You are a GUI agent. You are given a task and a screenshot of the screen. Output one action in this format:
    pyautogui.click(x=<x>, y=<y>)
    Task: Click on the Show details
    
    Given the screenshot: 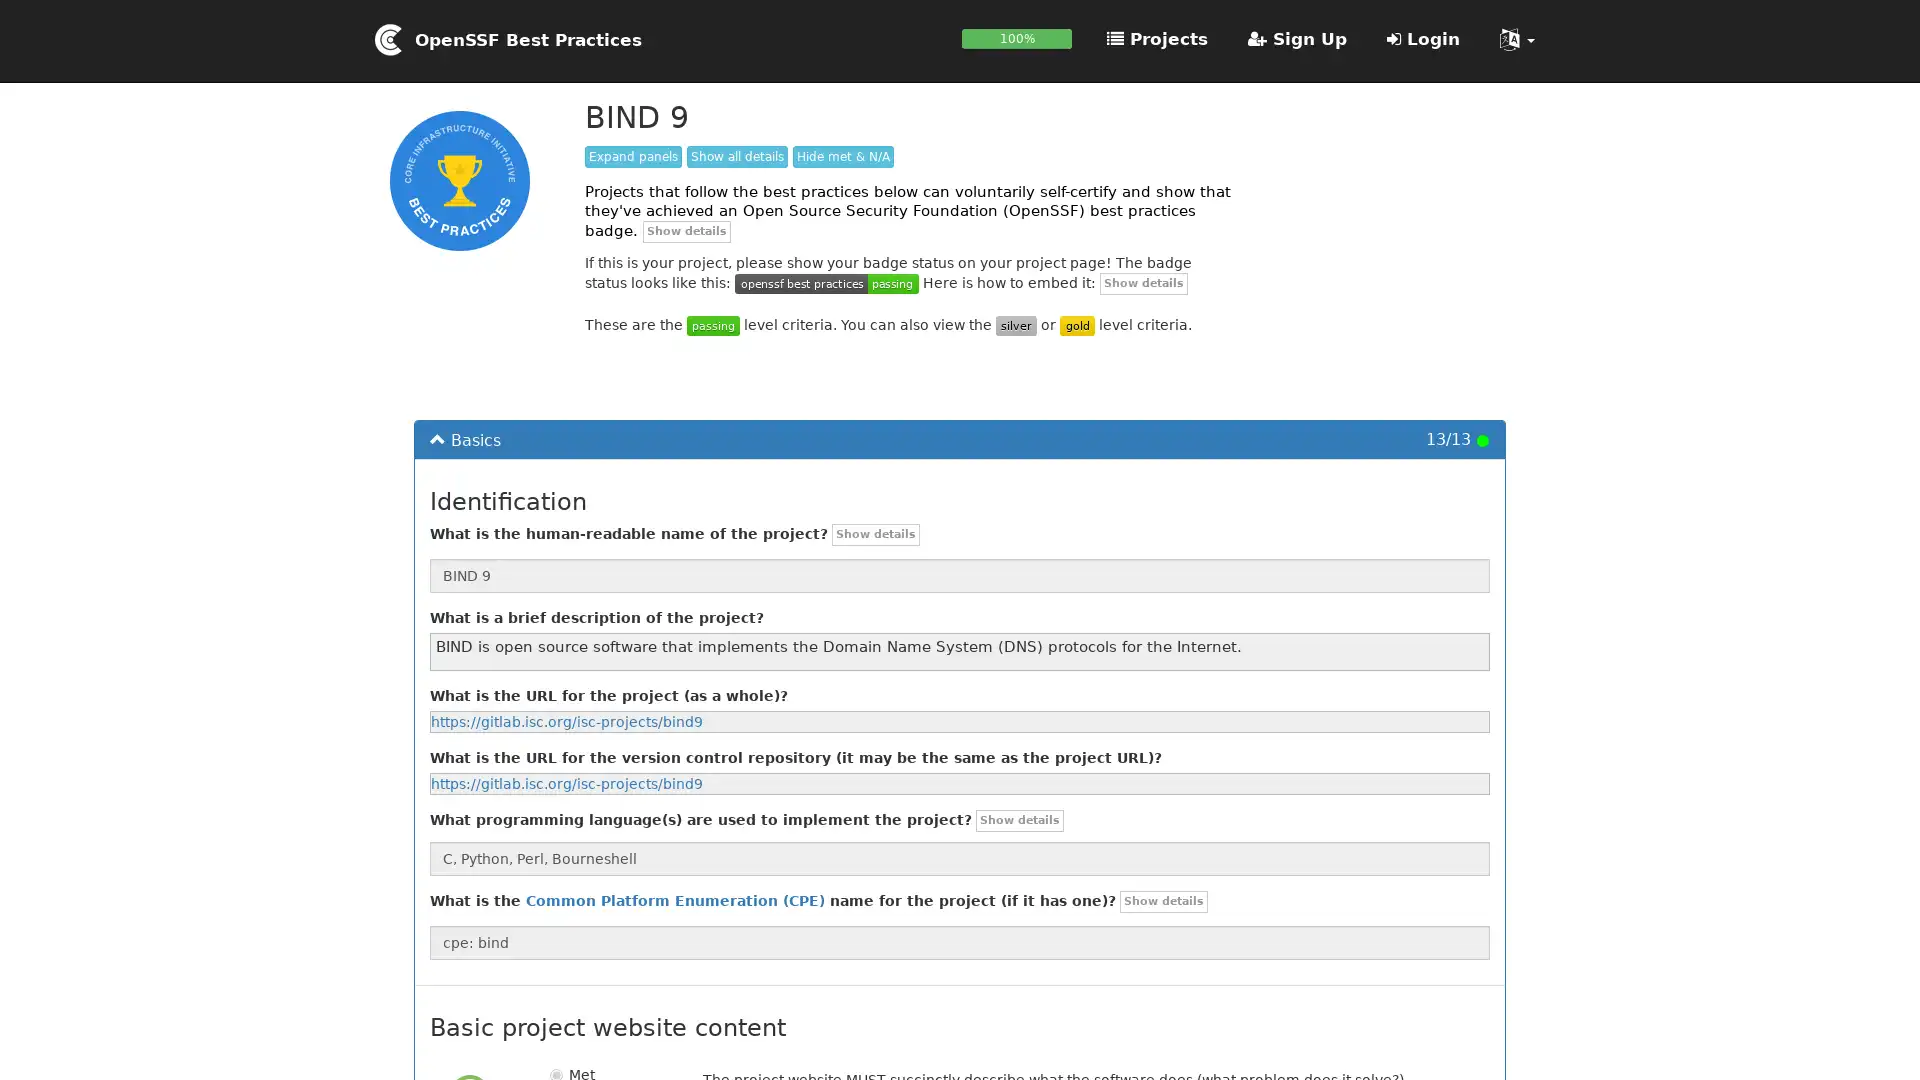 What is the action you would take?
    pyautogui.click(x=876, y=533)
    